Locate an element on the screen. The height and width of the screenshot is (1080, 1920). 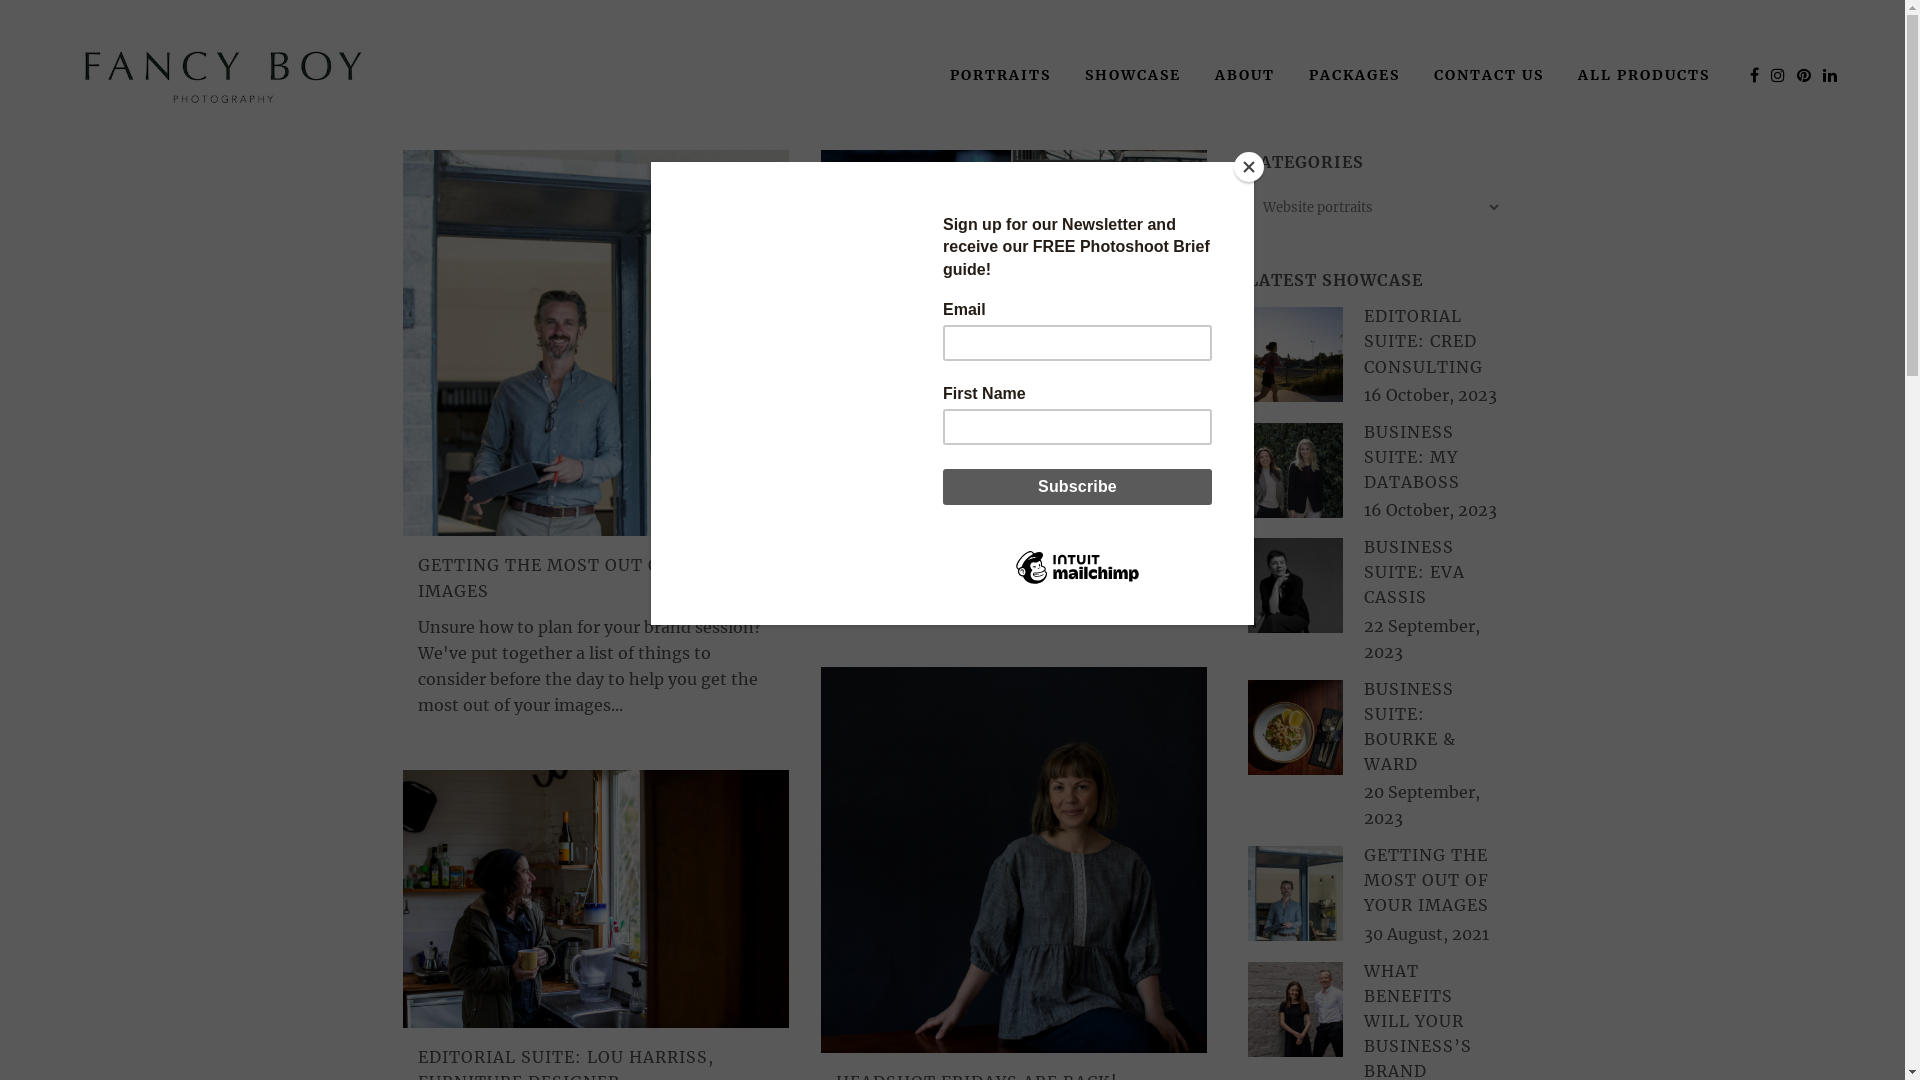
'ABOUT' is located at coordinates (1198, 73).